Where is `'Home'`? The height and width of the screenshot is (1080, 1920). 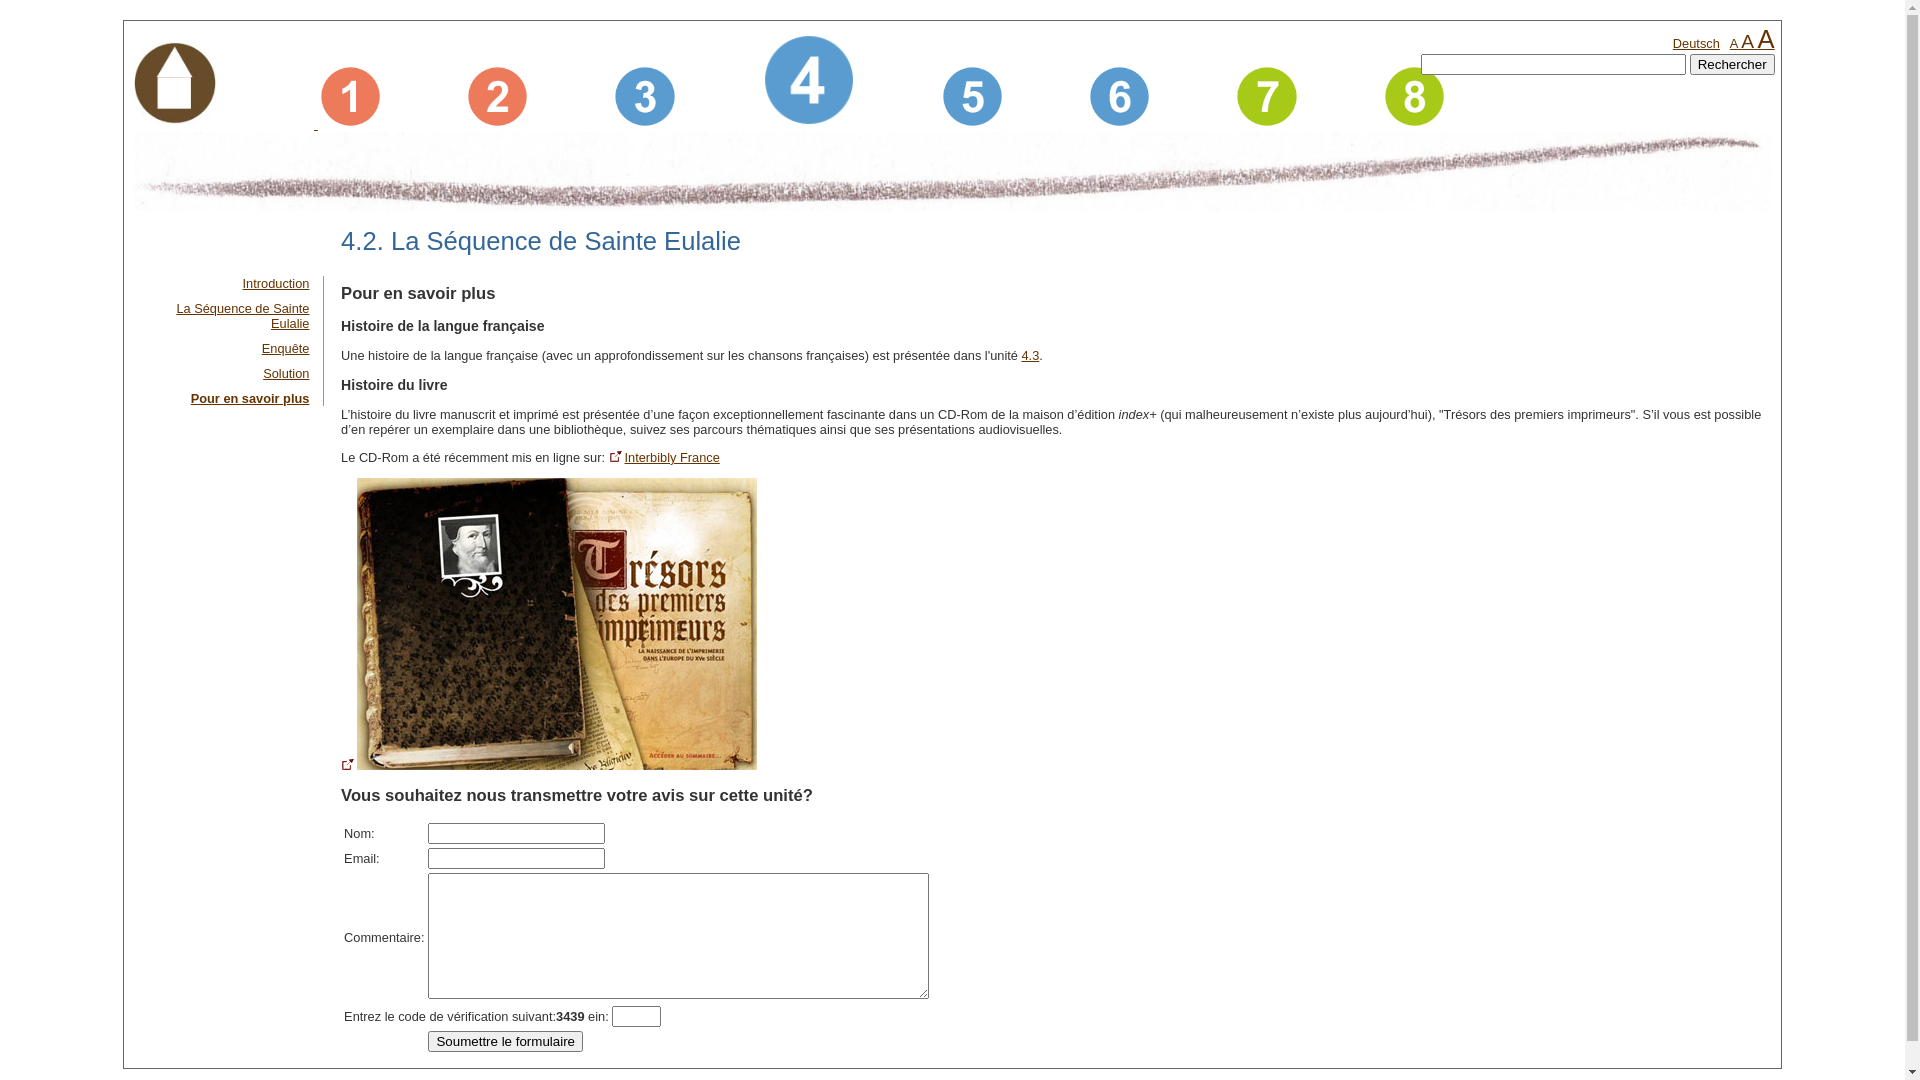
'Home' is located at coordinates (174, 84).